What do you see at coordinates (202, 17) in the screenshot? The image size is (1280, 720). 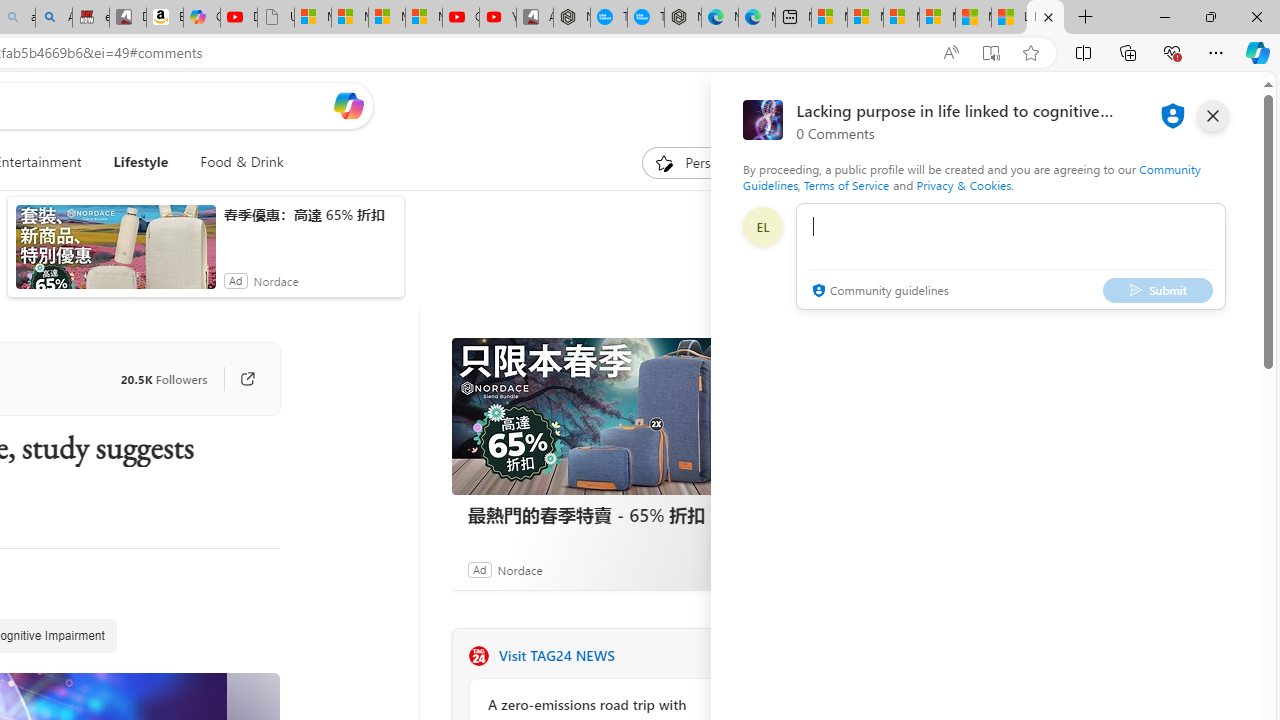 I see `'Copilot'` at bounding box center [202, 17].